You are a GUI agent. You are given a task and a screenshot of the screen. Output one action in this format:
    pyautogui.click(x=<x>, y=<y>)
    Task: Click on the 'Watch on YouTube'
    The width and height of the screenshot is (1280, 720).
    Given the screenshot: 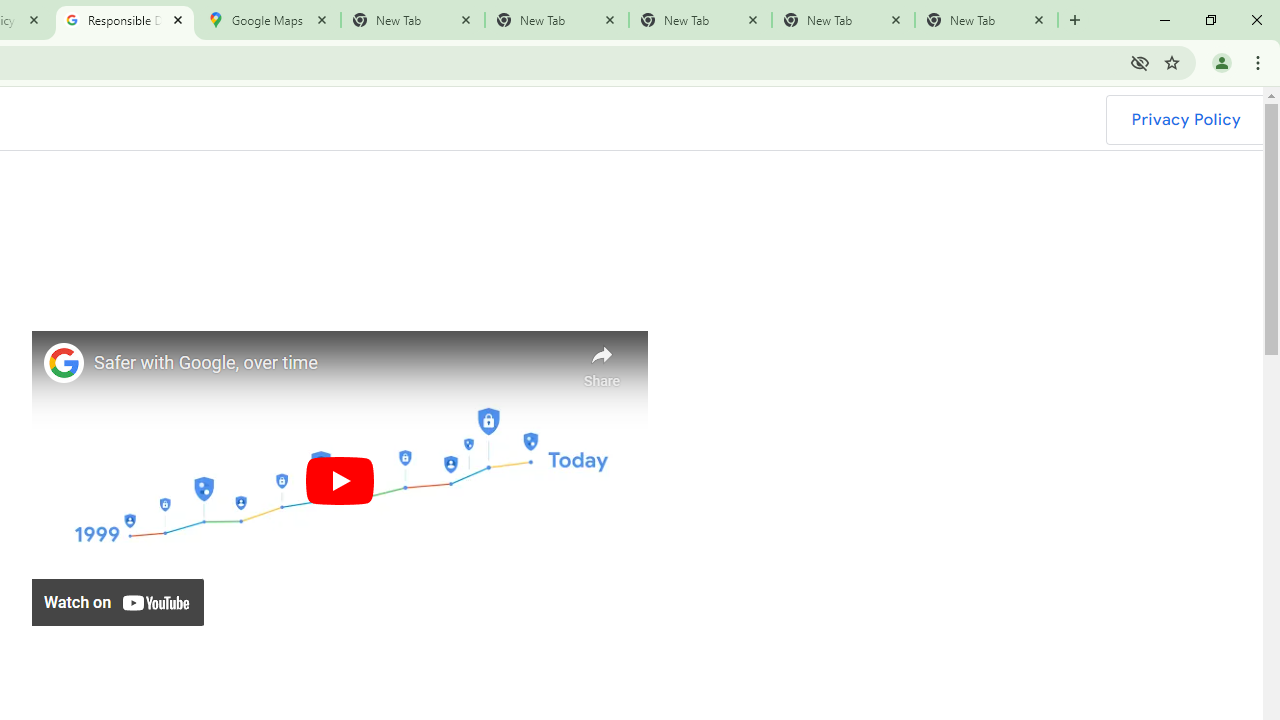 What is the action you would take?
    pyautogui.click(x=117, y=601)
    